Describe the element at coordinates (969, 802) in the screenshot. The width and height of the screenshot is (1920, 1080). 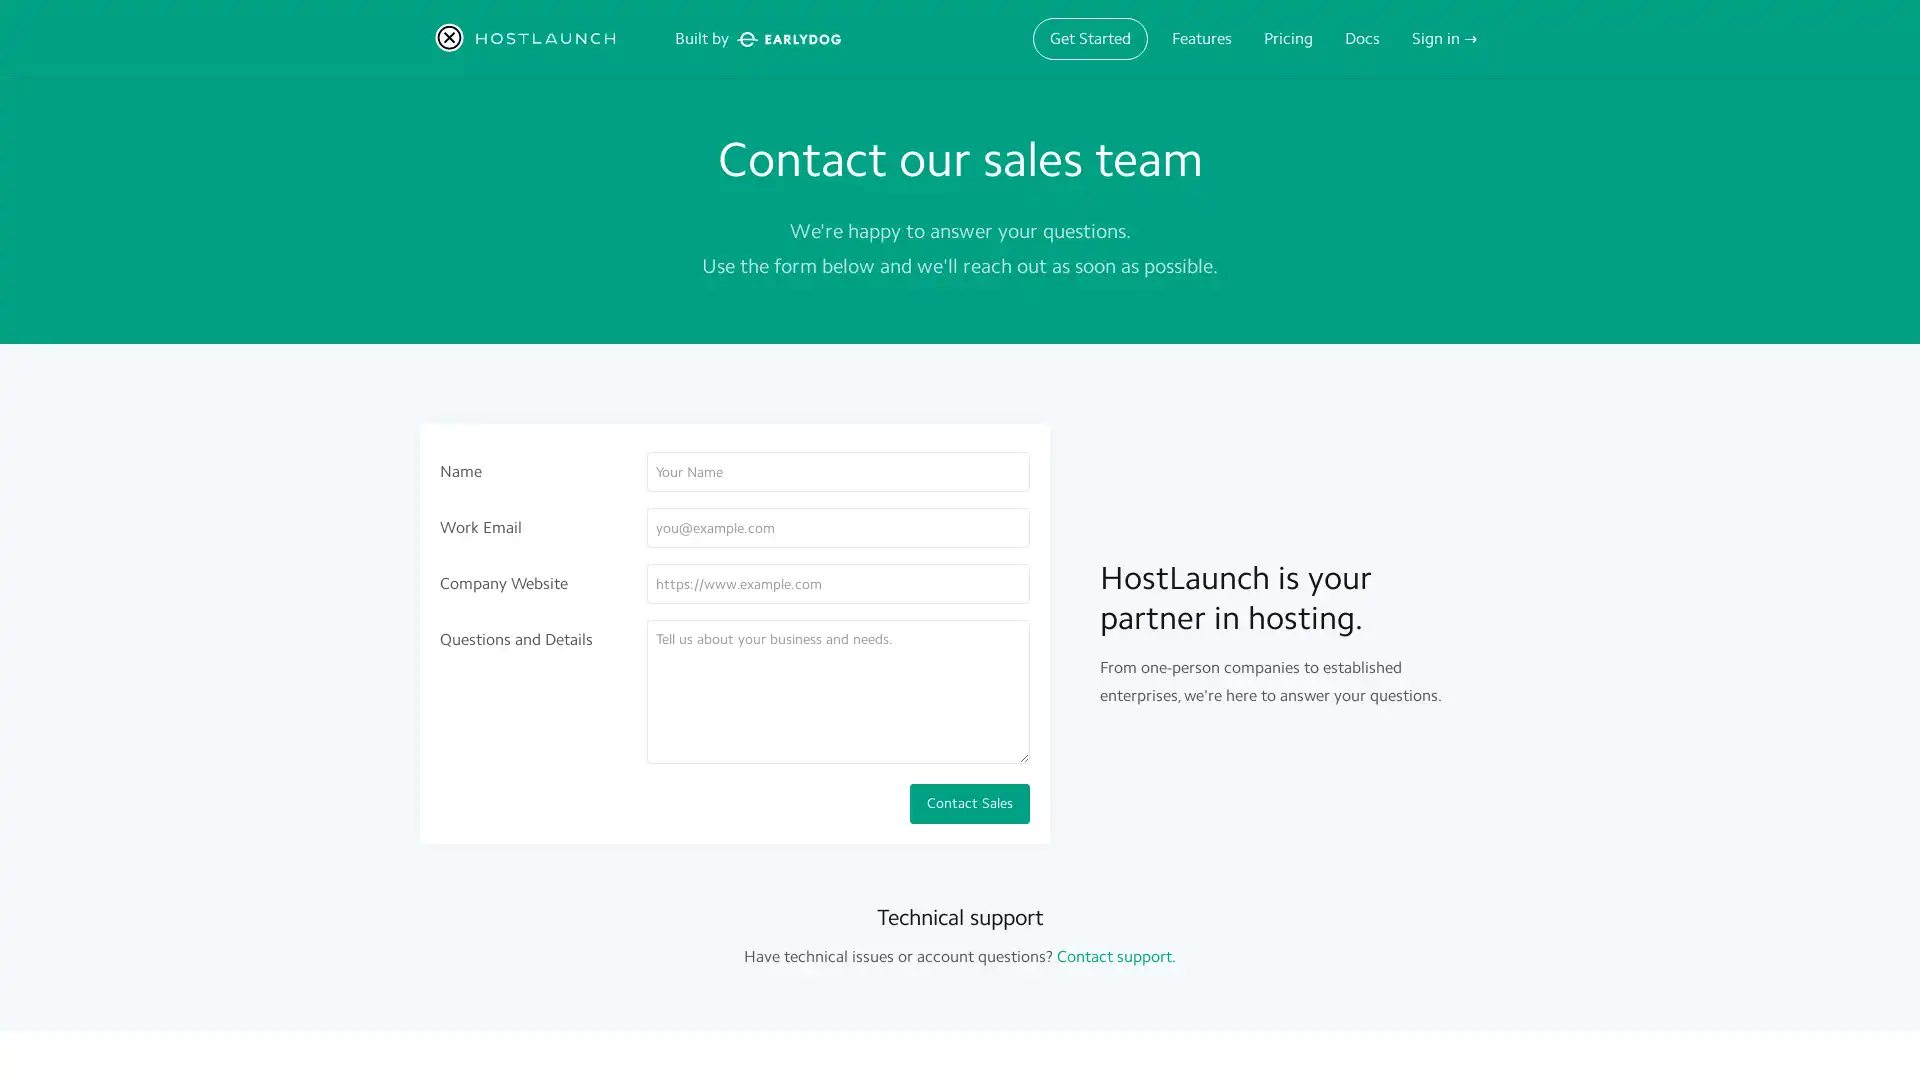
I see `Contact Sales` at that location.